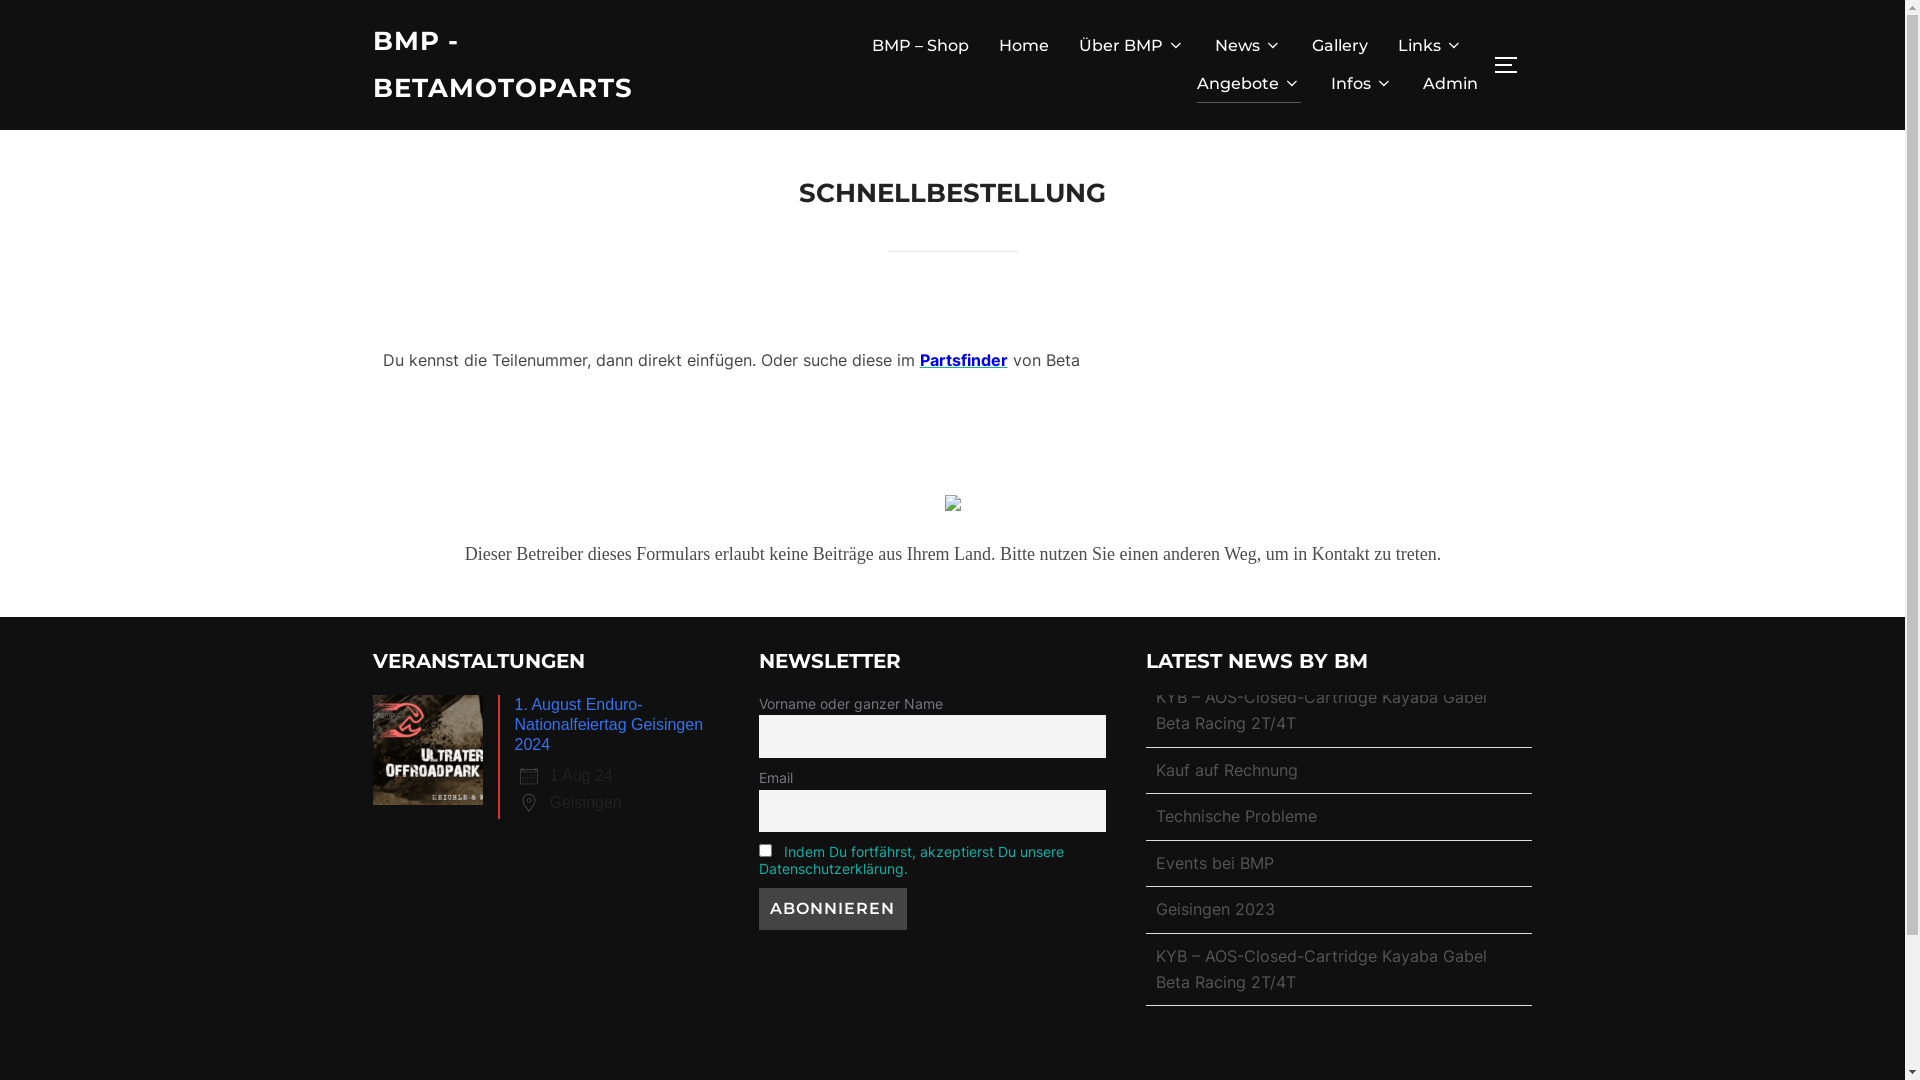  What do you see at coordinates (1213, 881) in the screenshot?
I see `'Events bei BMP'` at bounding box center [1213, 881].